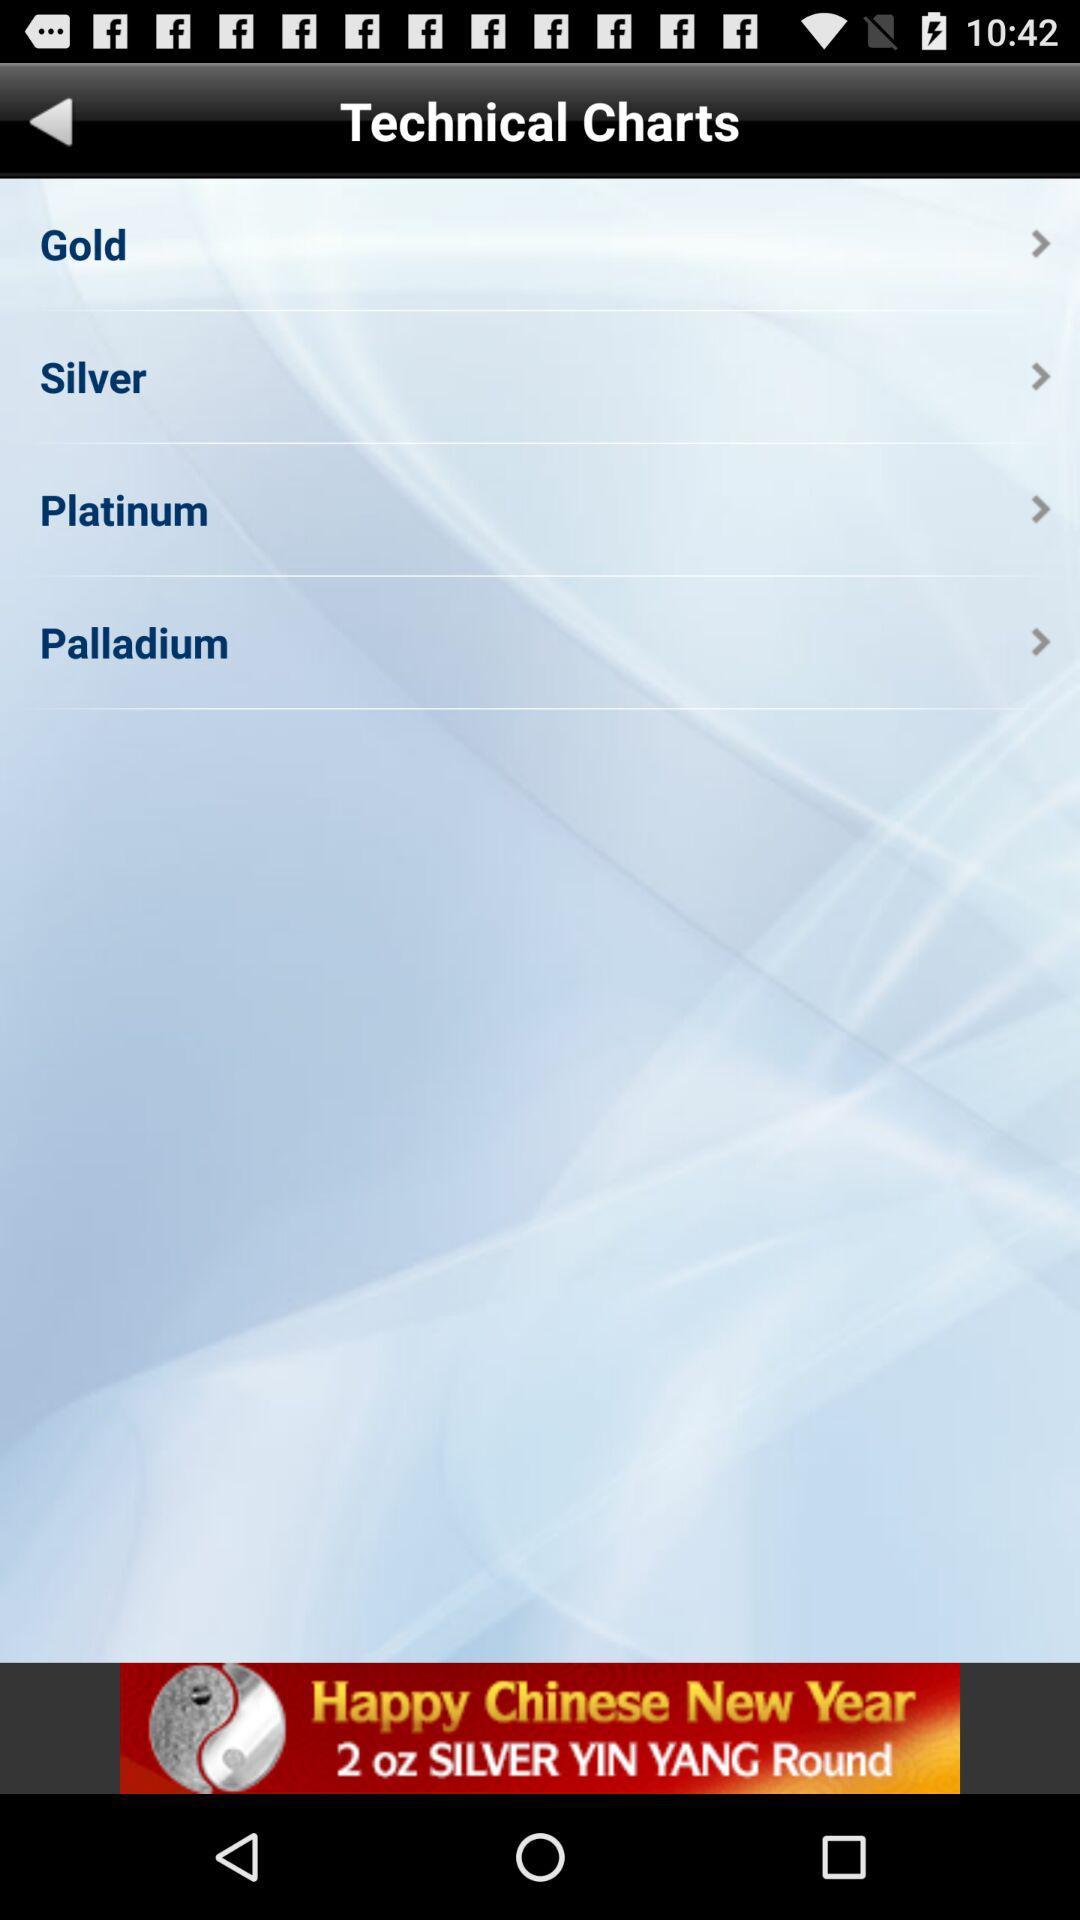  Describe the element at coordinates (1040, 242) in the screenshot. I see `the app next to the gold app` at that location.